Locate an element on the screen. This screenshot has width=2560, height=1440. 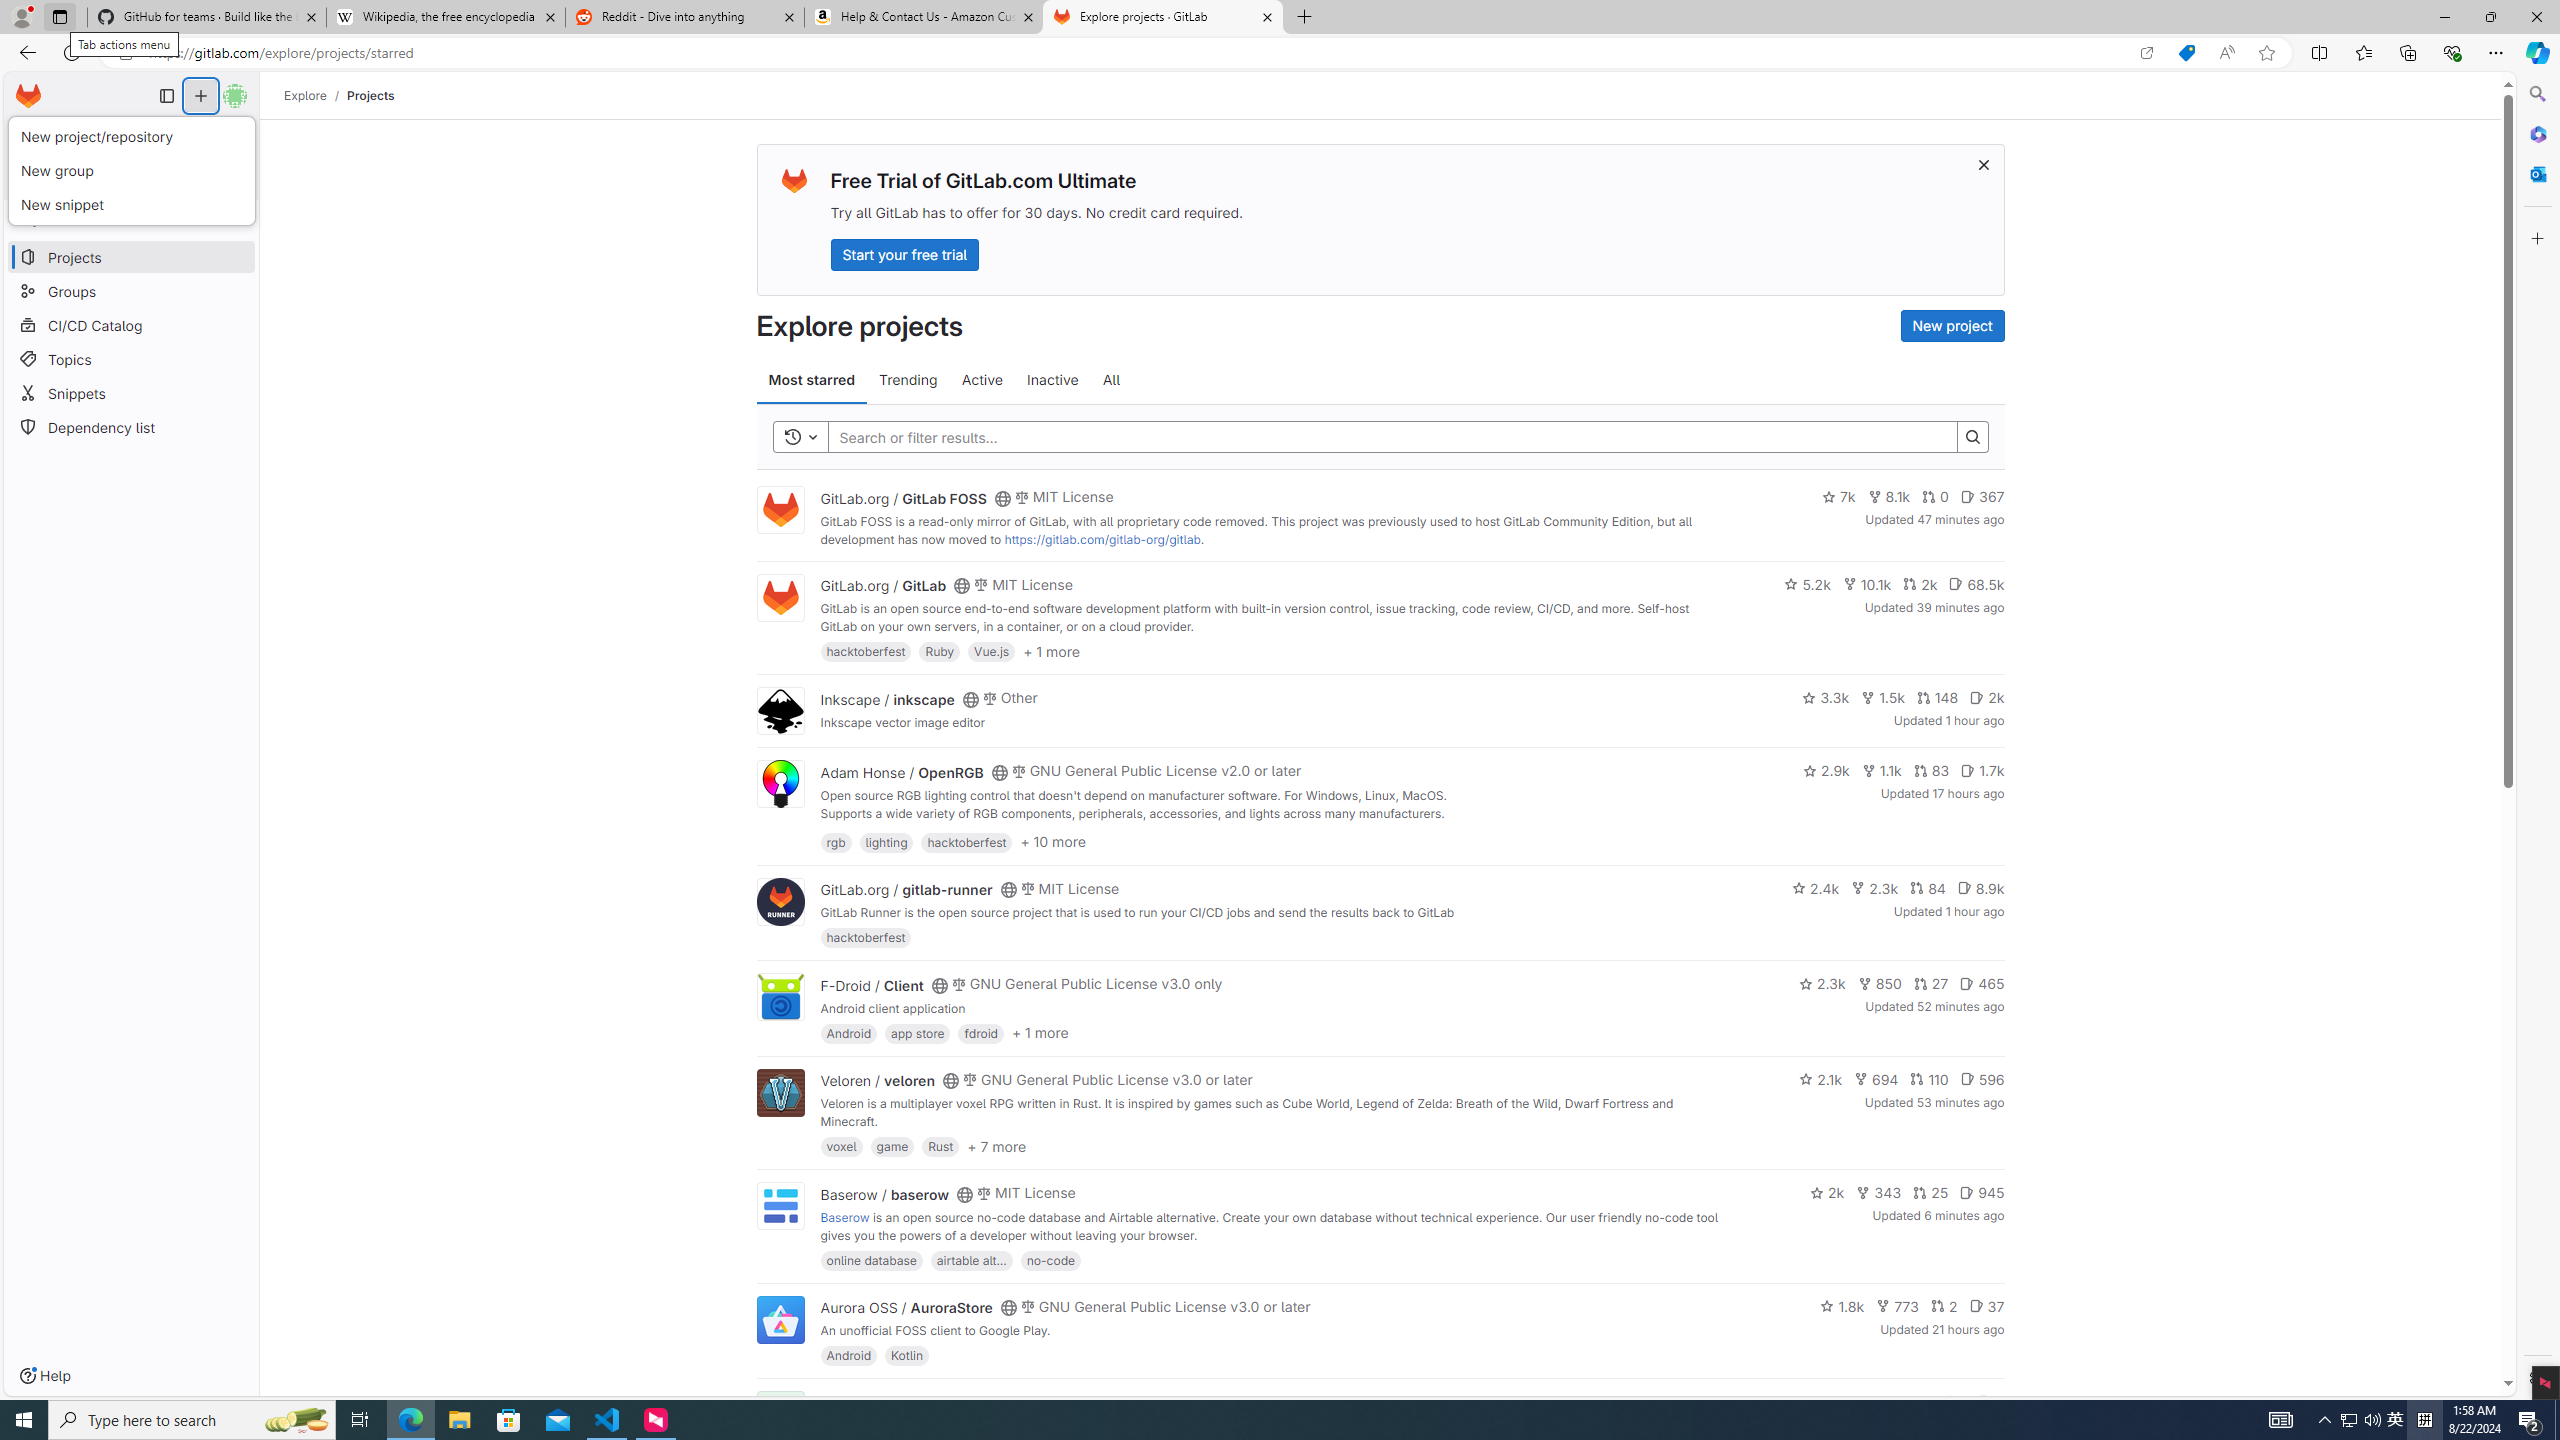
'New project' is located at coordinates (1952, 325).